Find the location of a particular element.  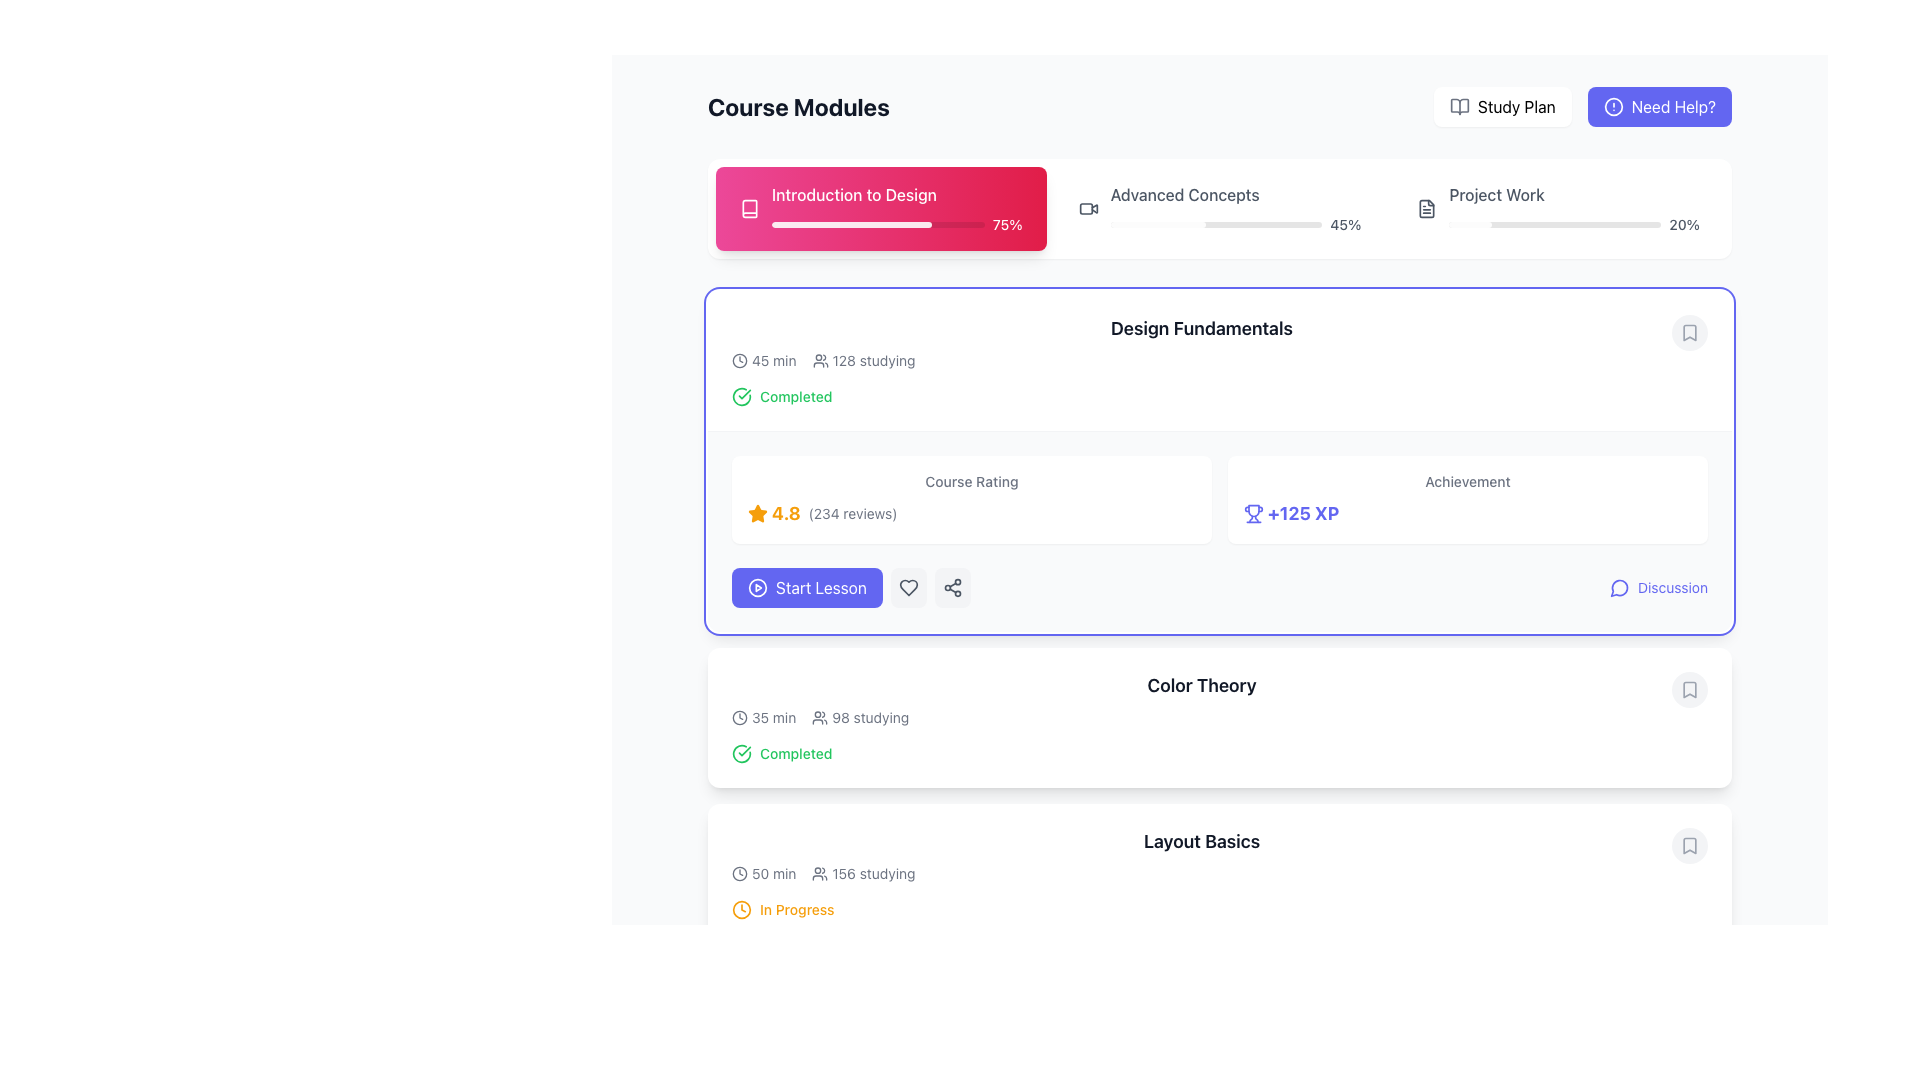

the filled portion of the progress indicator in the 'Advanced Concepts' section to represent progress visually is located at coordinates (1158, 224).